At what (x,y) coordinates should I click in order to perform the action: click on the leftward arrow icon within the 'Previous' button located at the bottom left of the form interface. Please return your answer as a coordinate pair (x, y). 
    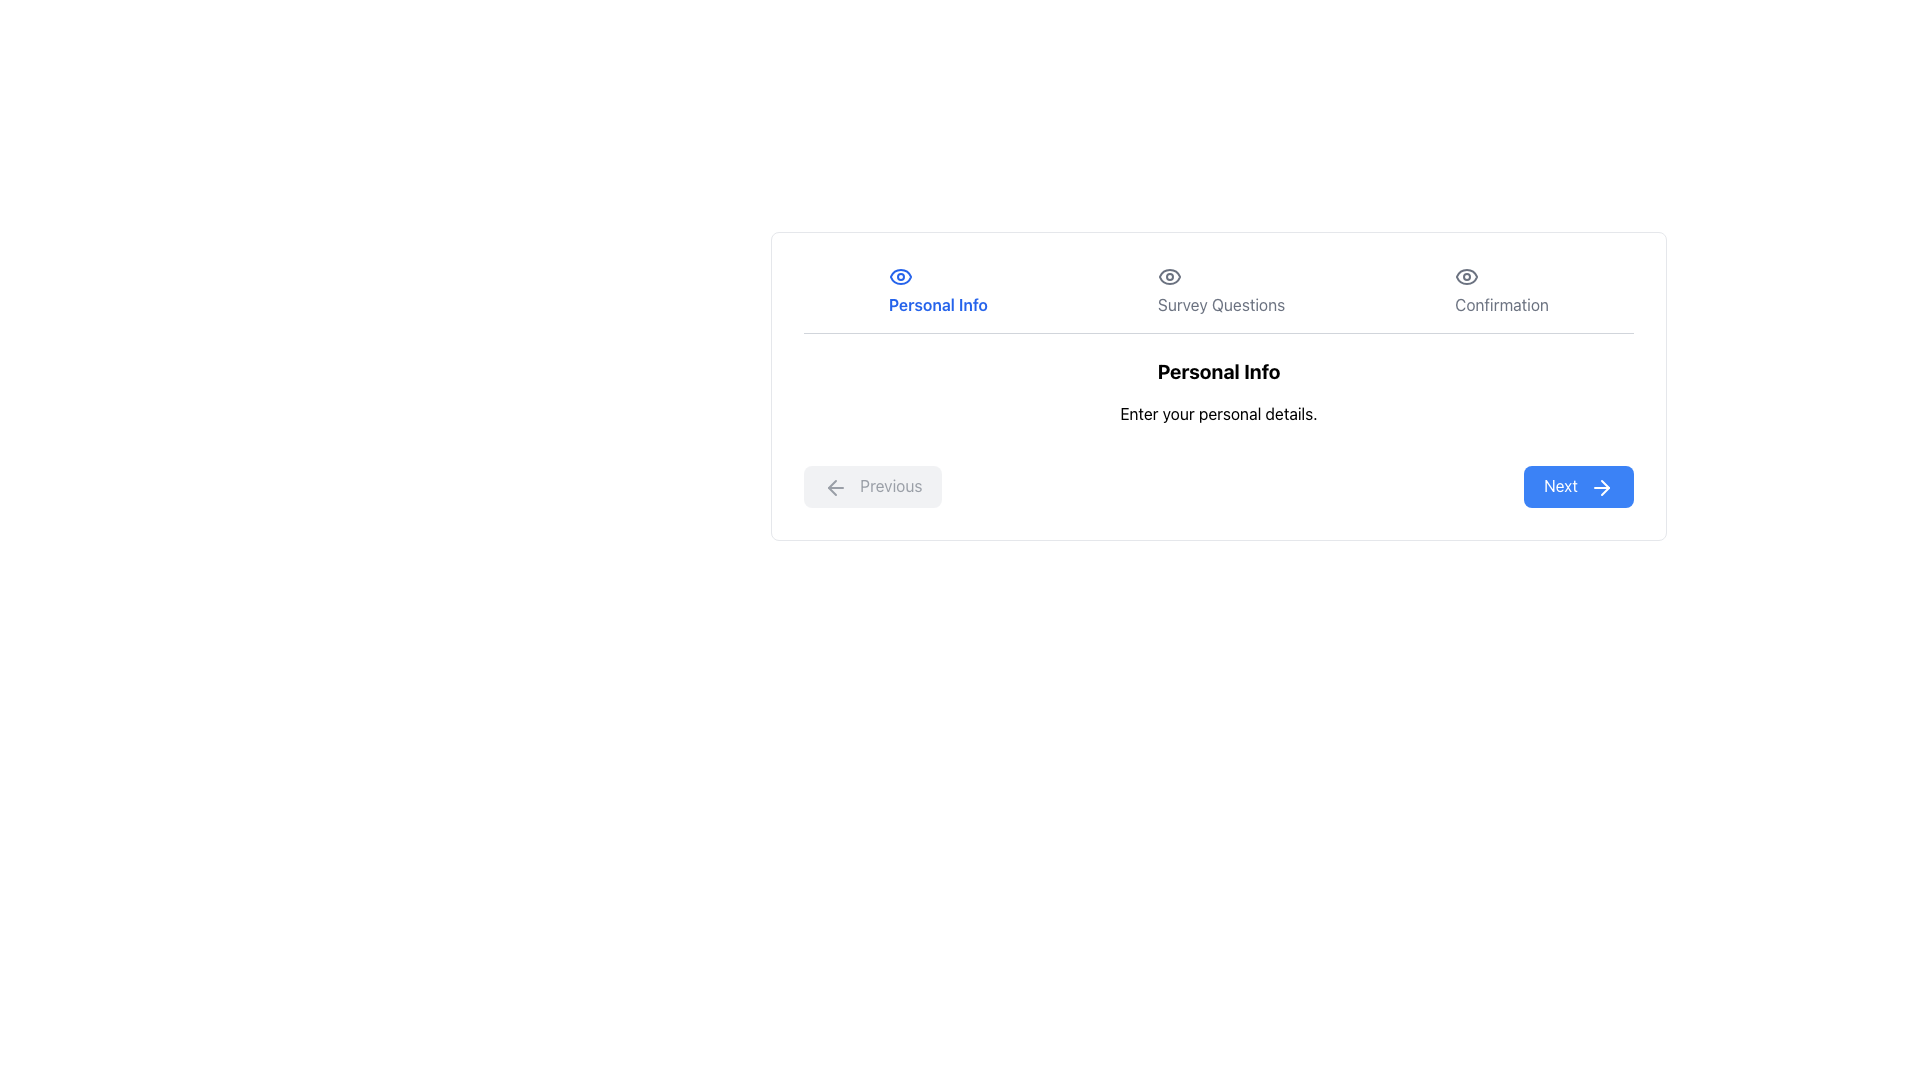
    Looking at the image, I should click on (835, 487).